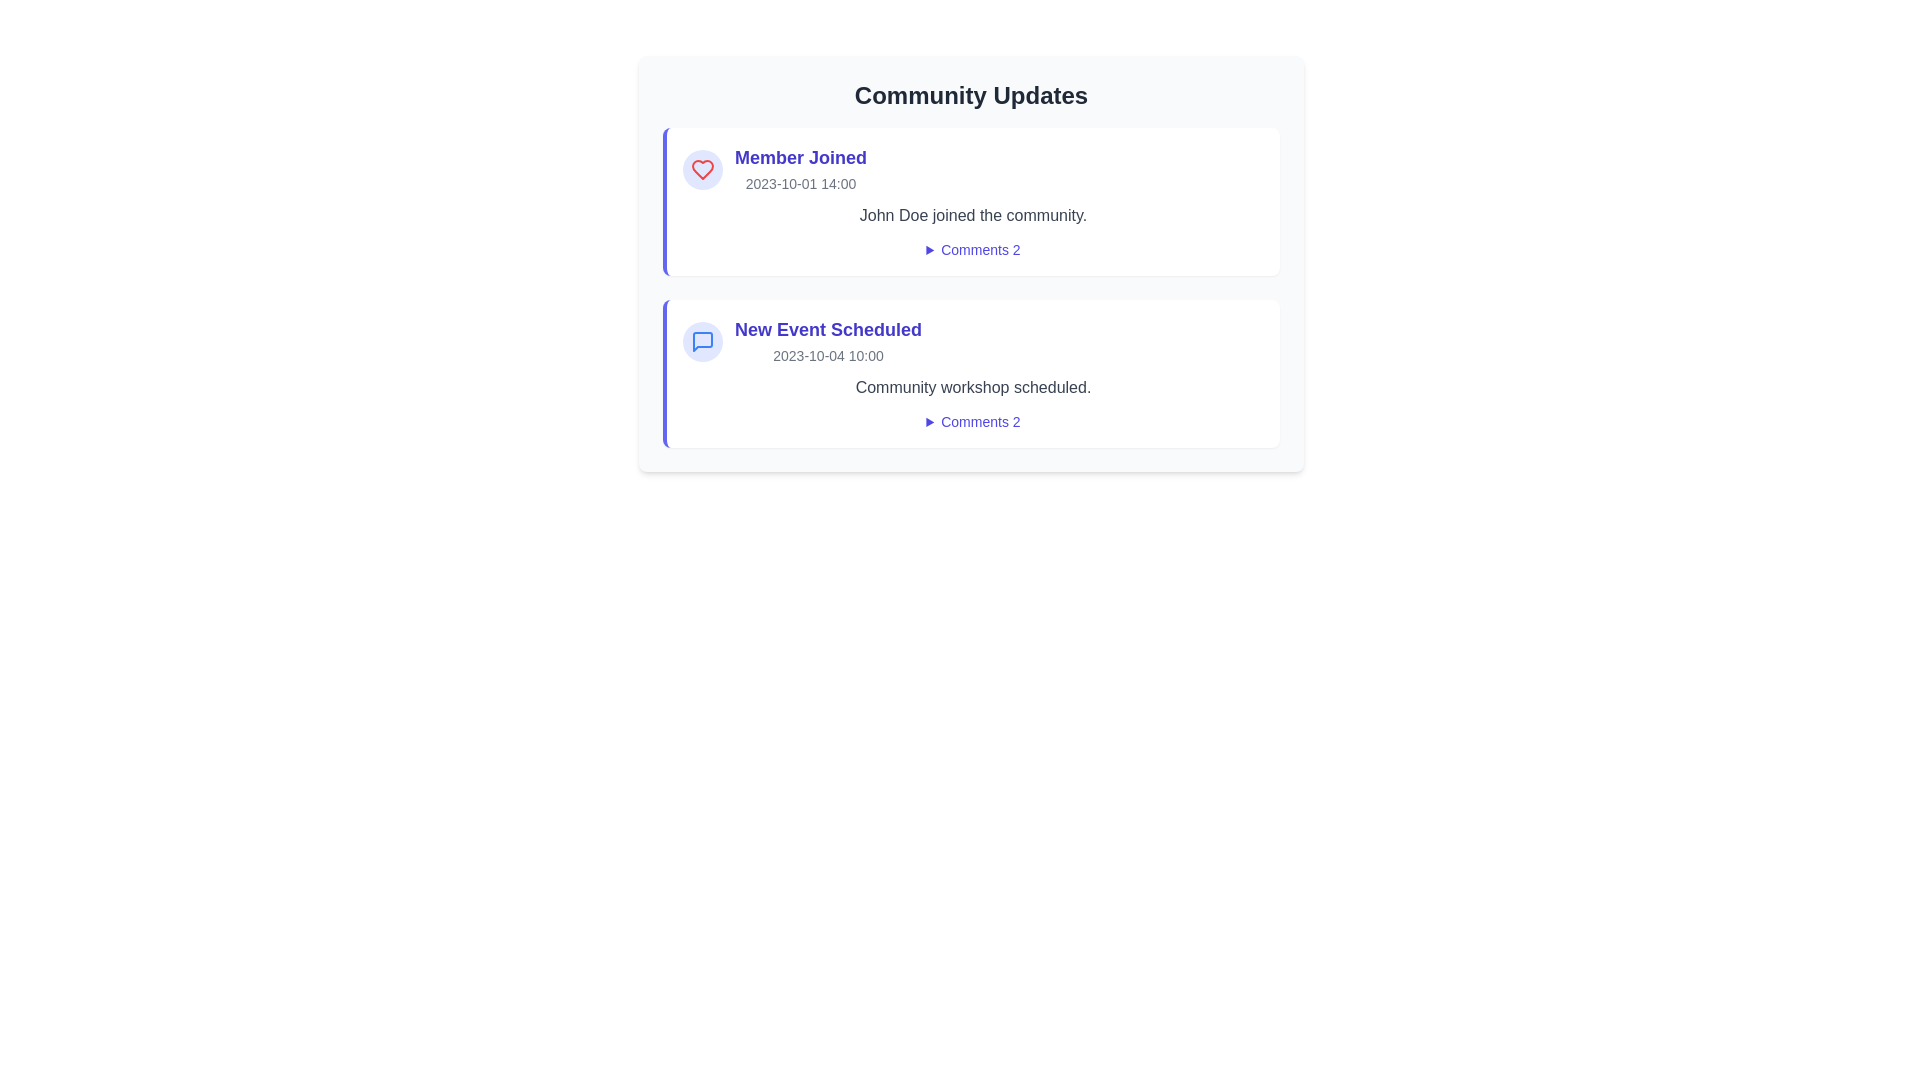 Image resolution: width=1920 pixels, height=1080 pixels. What do you see at coordinates (828, 341) in the screenshot?
I see `the information from the second event item in the 'Community Updates' section, which includes details about a new scheduled event` at bounding box center [828, 341].